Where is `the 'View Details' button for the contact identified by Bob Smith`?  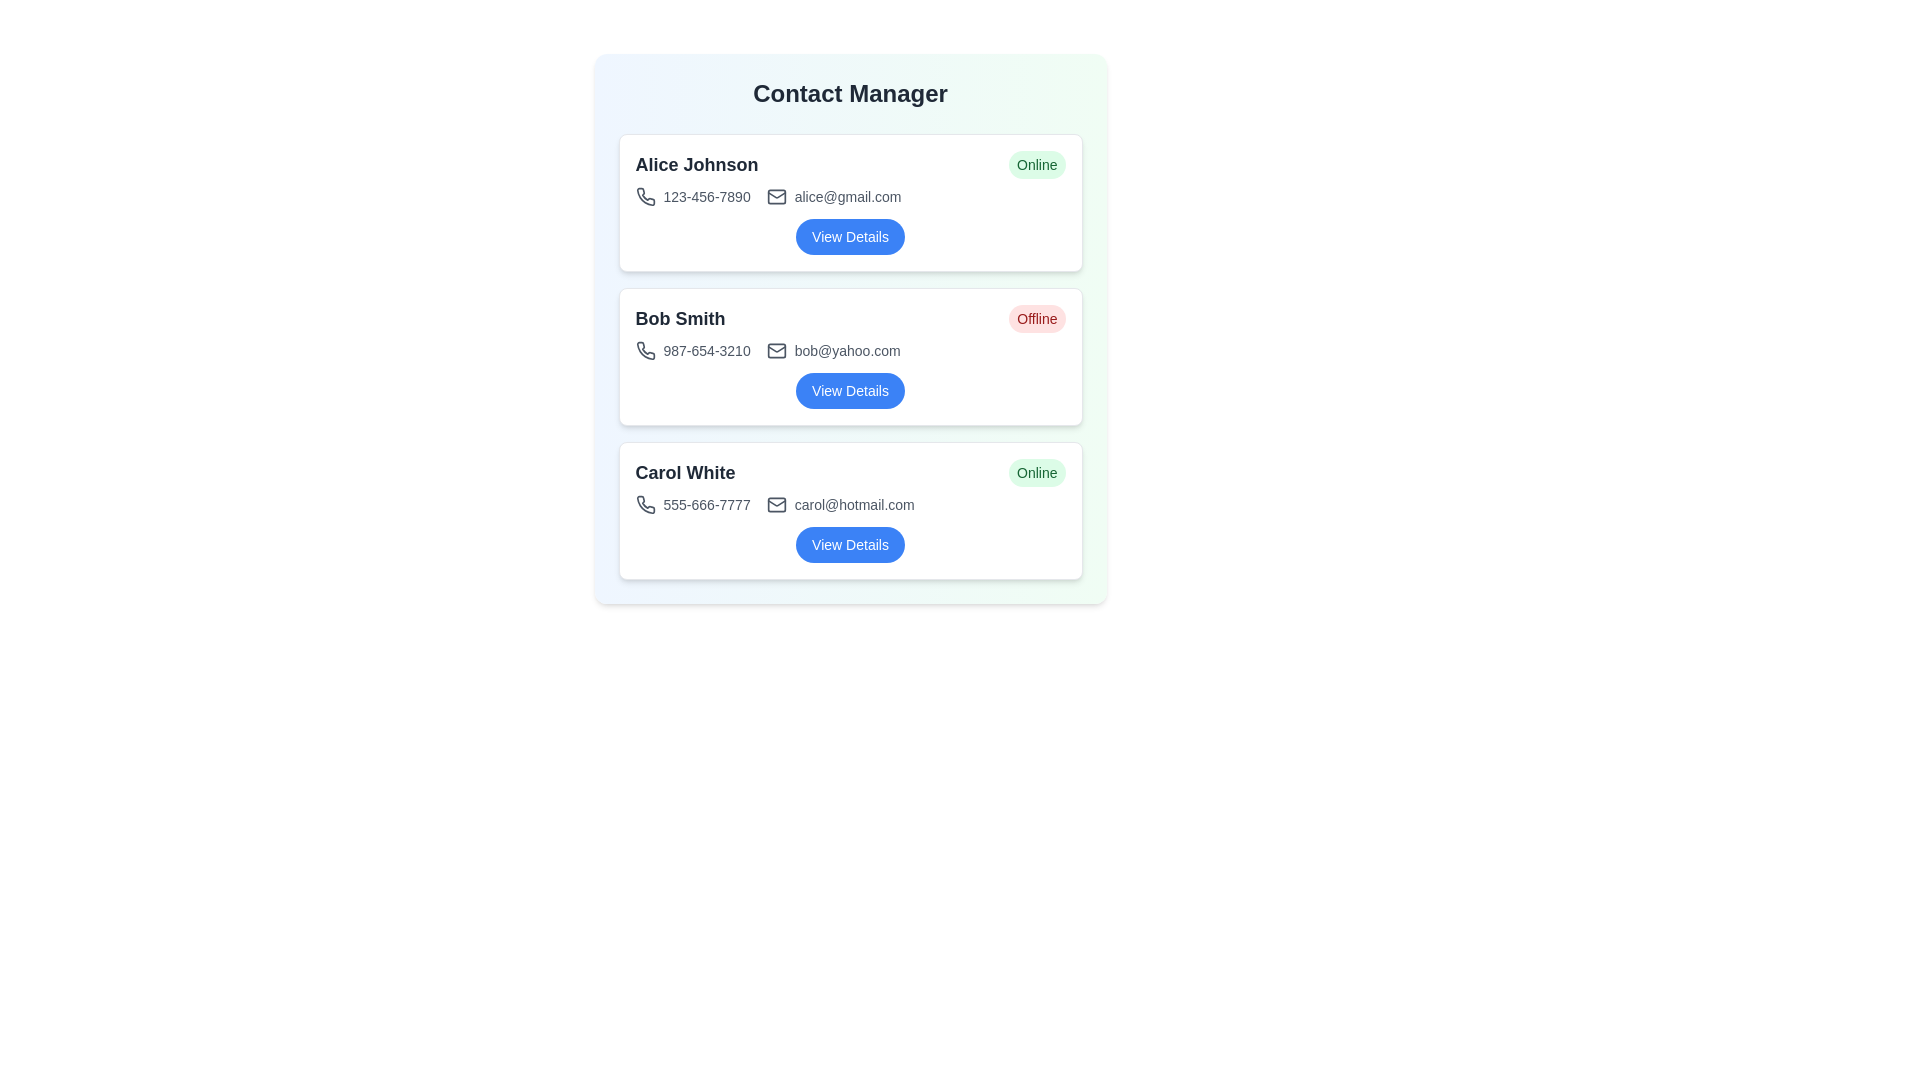
the 'View Details' button for the contact identified by Bob Smith is located at coordinates (850, 390).